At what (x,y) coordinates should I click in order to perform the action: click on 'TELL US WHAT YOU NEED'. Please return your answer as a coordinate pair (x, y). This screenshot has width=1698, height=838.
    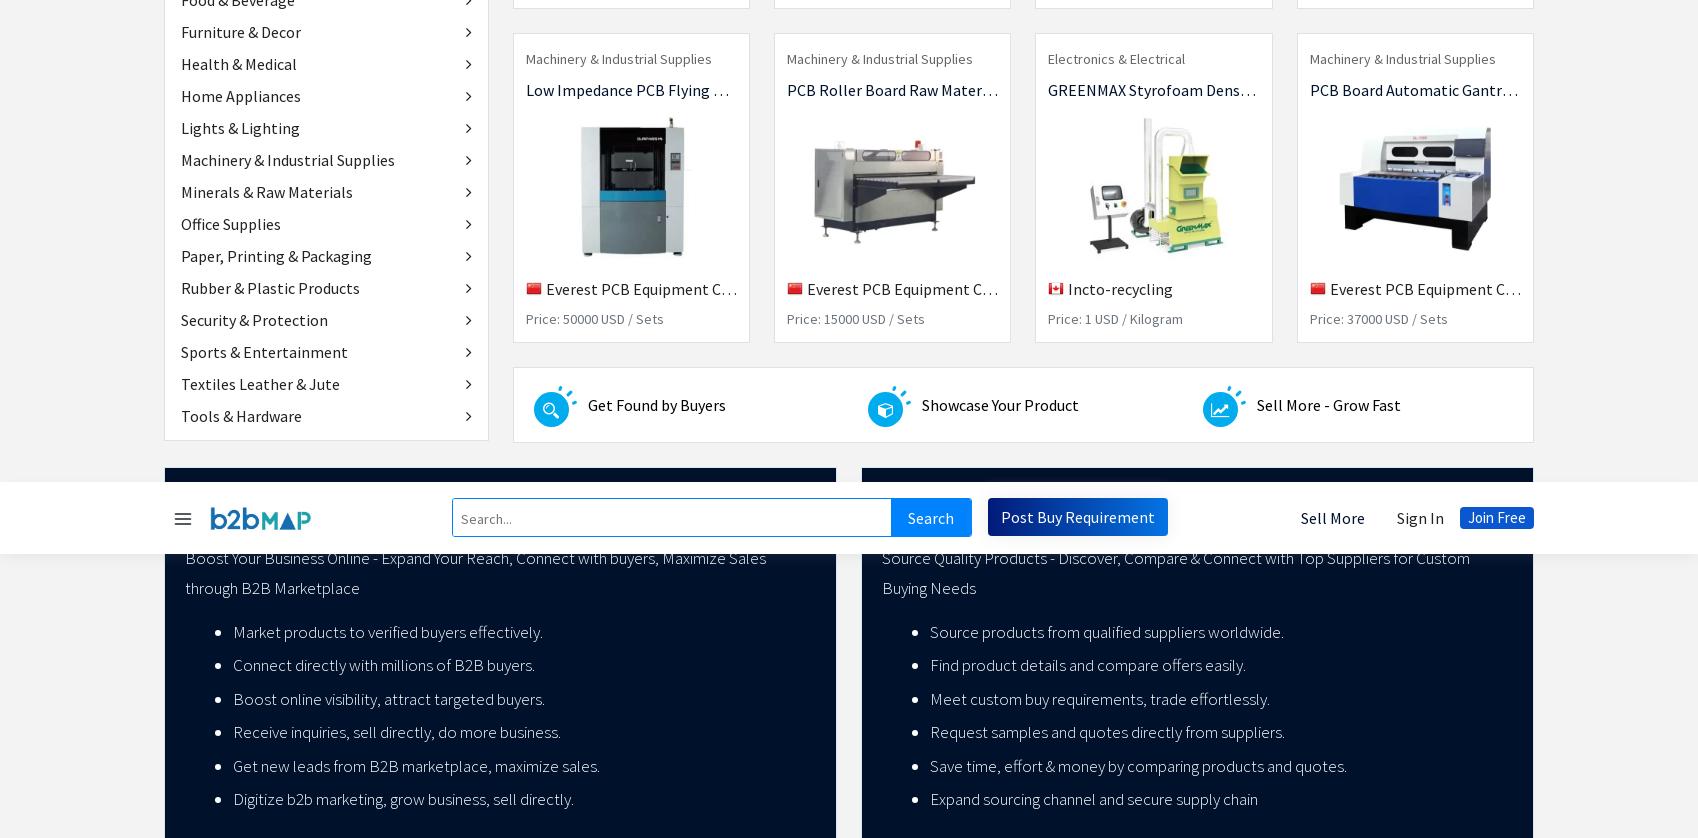
    Looking at the image, I should click on (524, 204).